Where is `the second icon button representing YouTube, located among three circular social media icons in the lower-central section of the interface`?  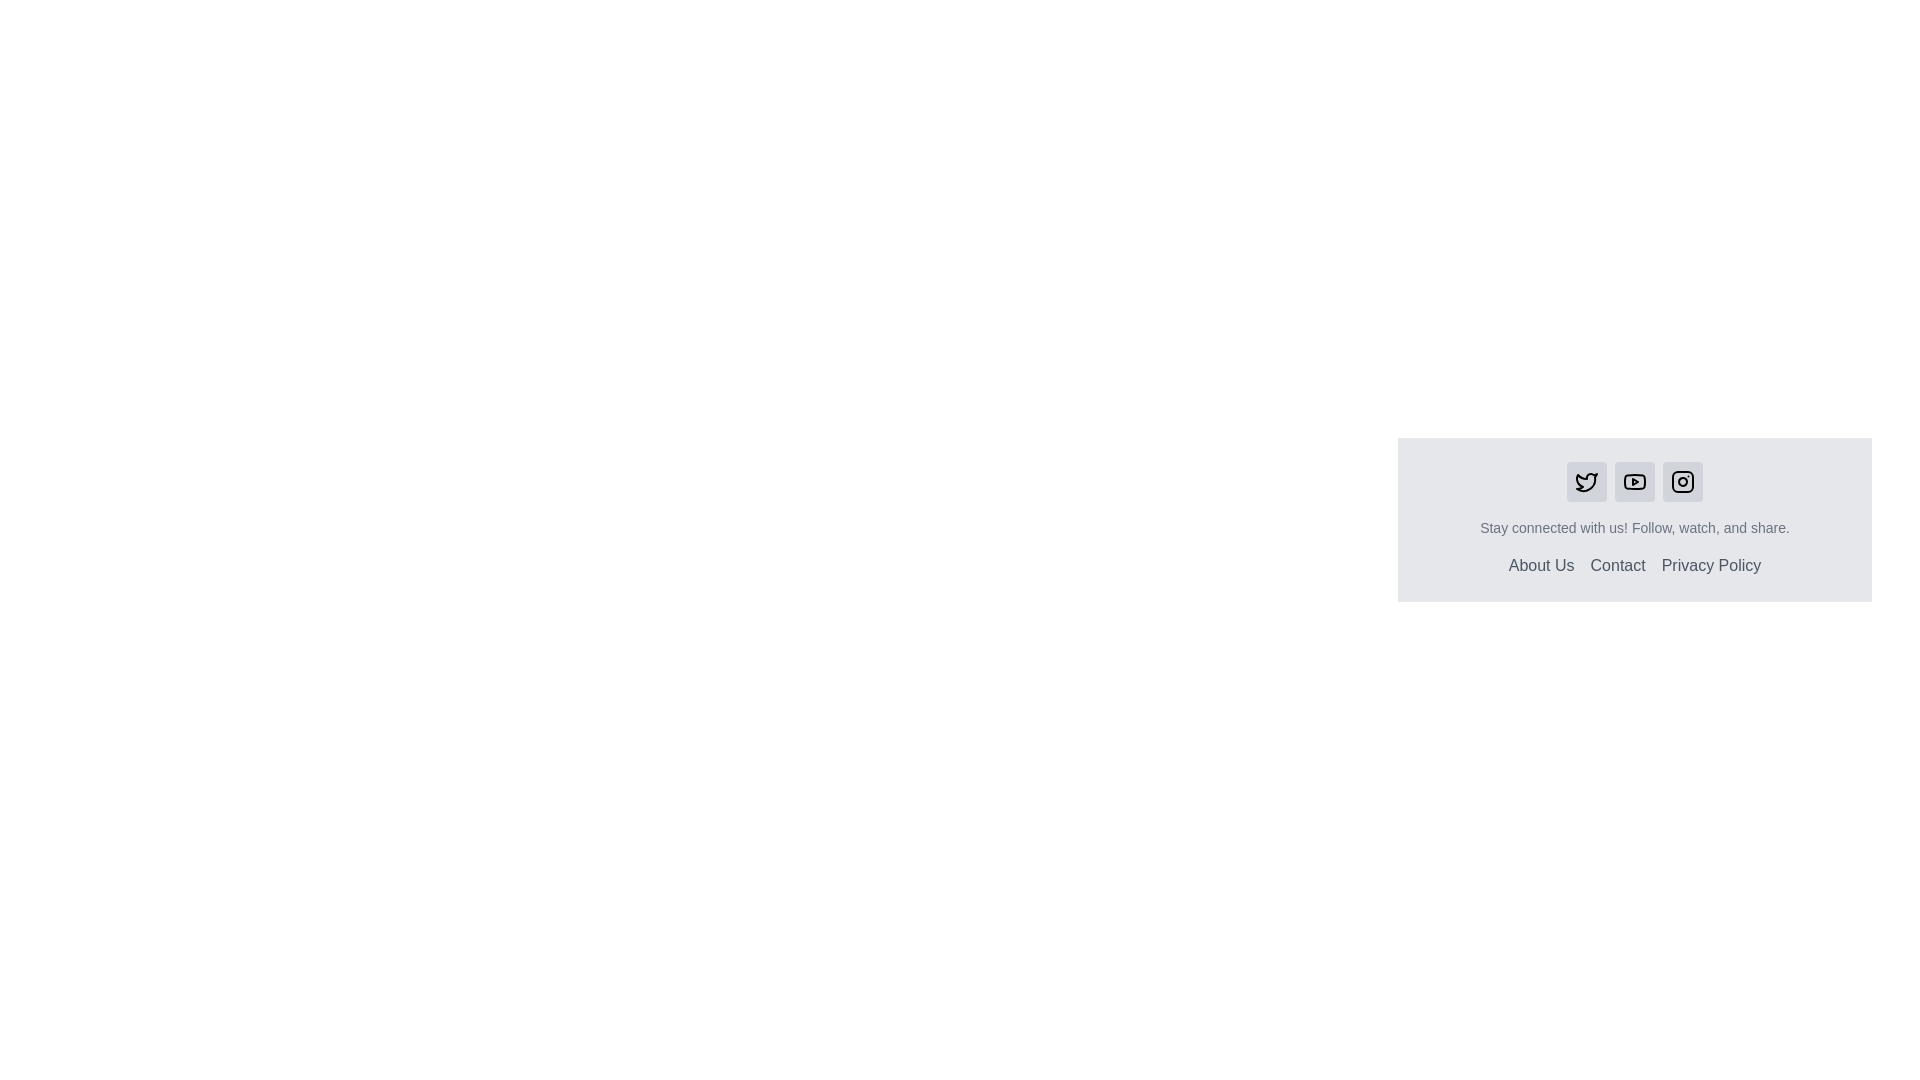 the second icon button representing YouTube, located among three circular social media icons in the lower-central section of the interface is located at coordinates (1635, 482).